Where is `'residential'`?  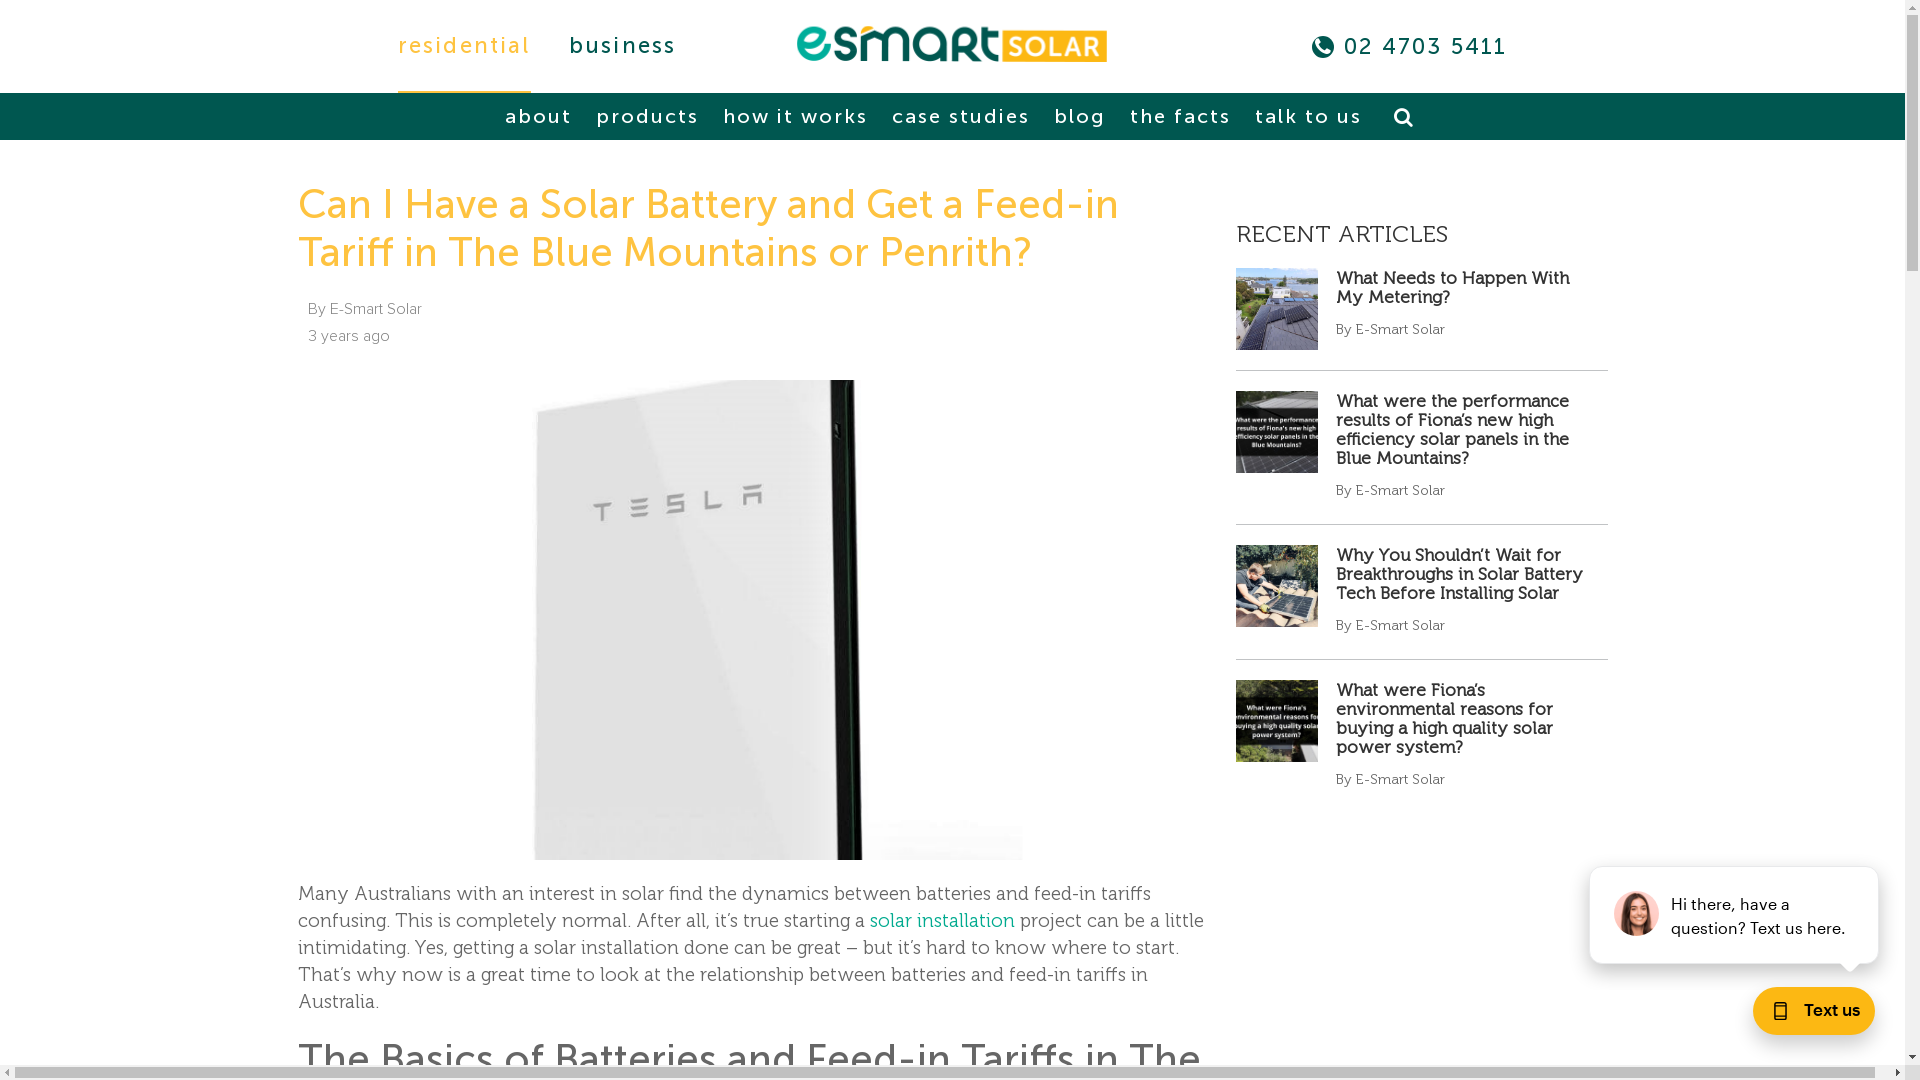 'residential' is located at coordinates (463, 45).